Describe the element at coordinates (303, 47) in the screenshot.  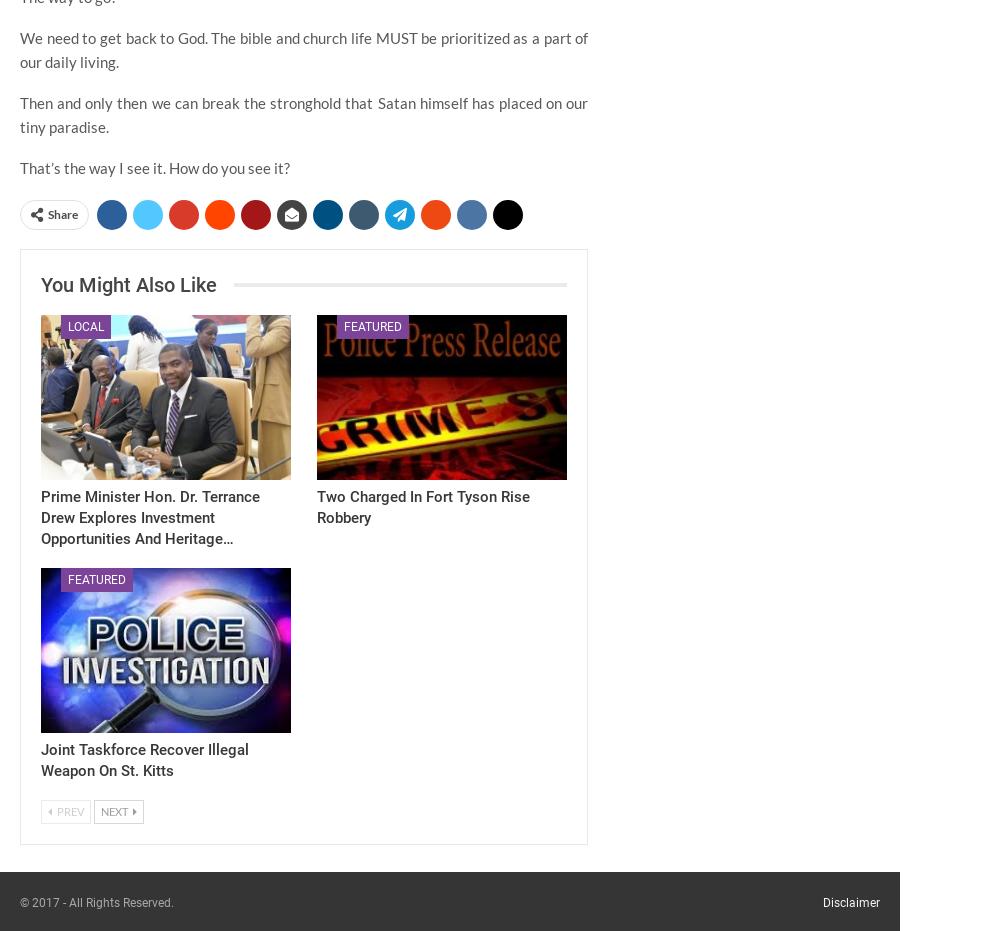
I see `'We need to get back to God. The bible and church life MUST be prioritized as a part of our daily living.'` at that location.